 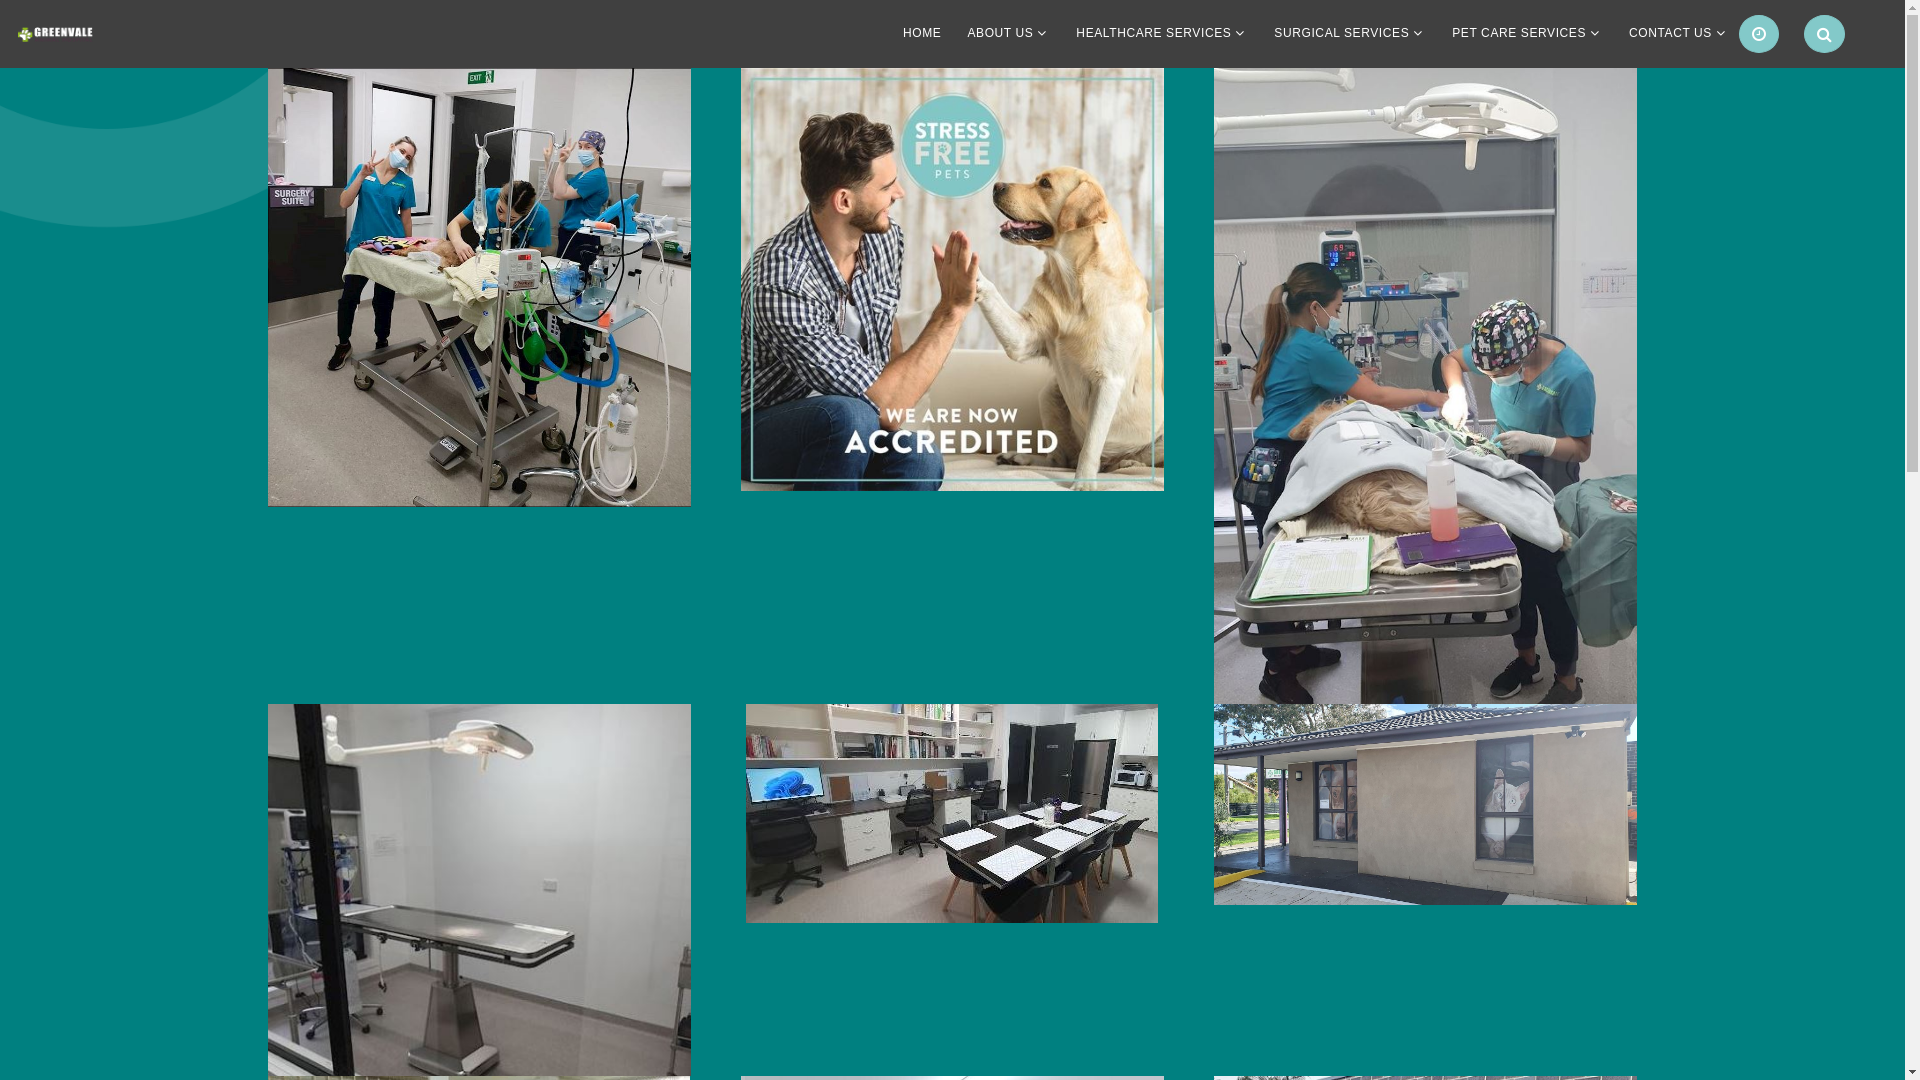 What do you see at coordinates (1153, 33) in the screenshot?
I see `'HEALTHCARE SERVICES'` at bounding box center [1153, 33].